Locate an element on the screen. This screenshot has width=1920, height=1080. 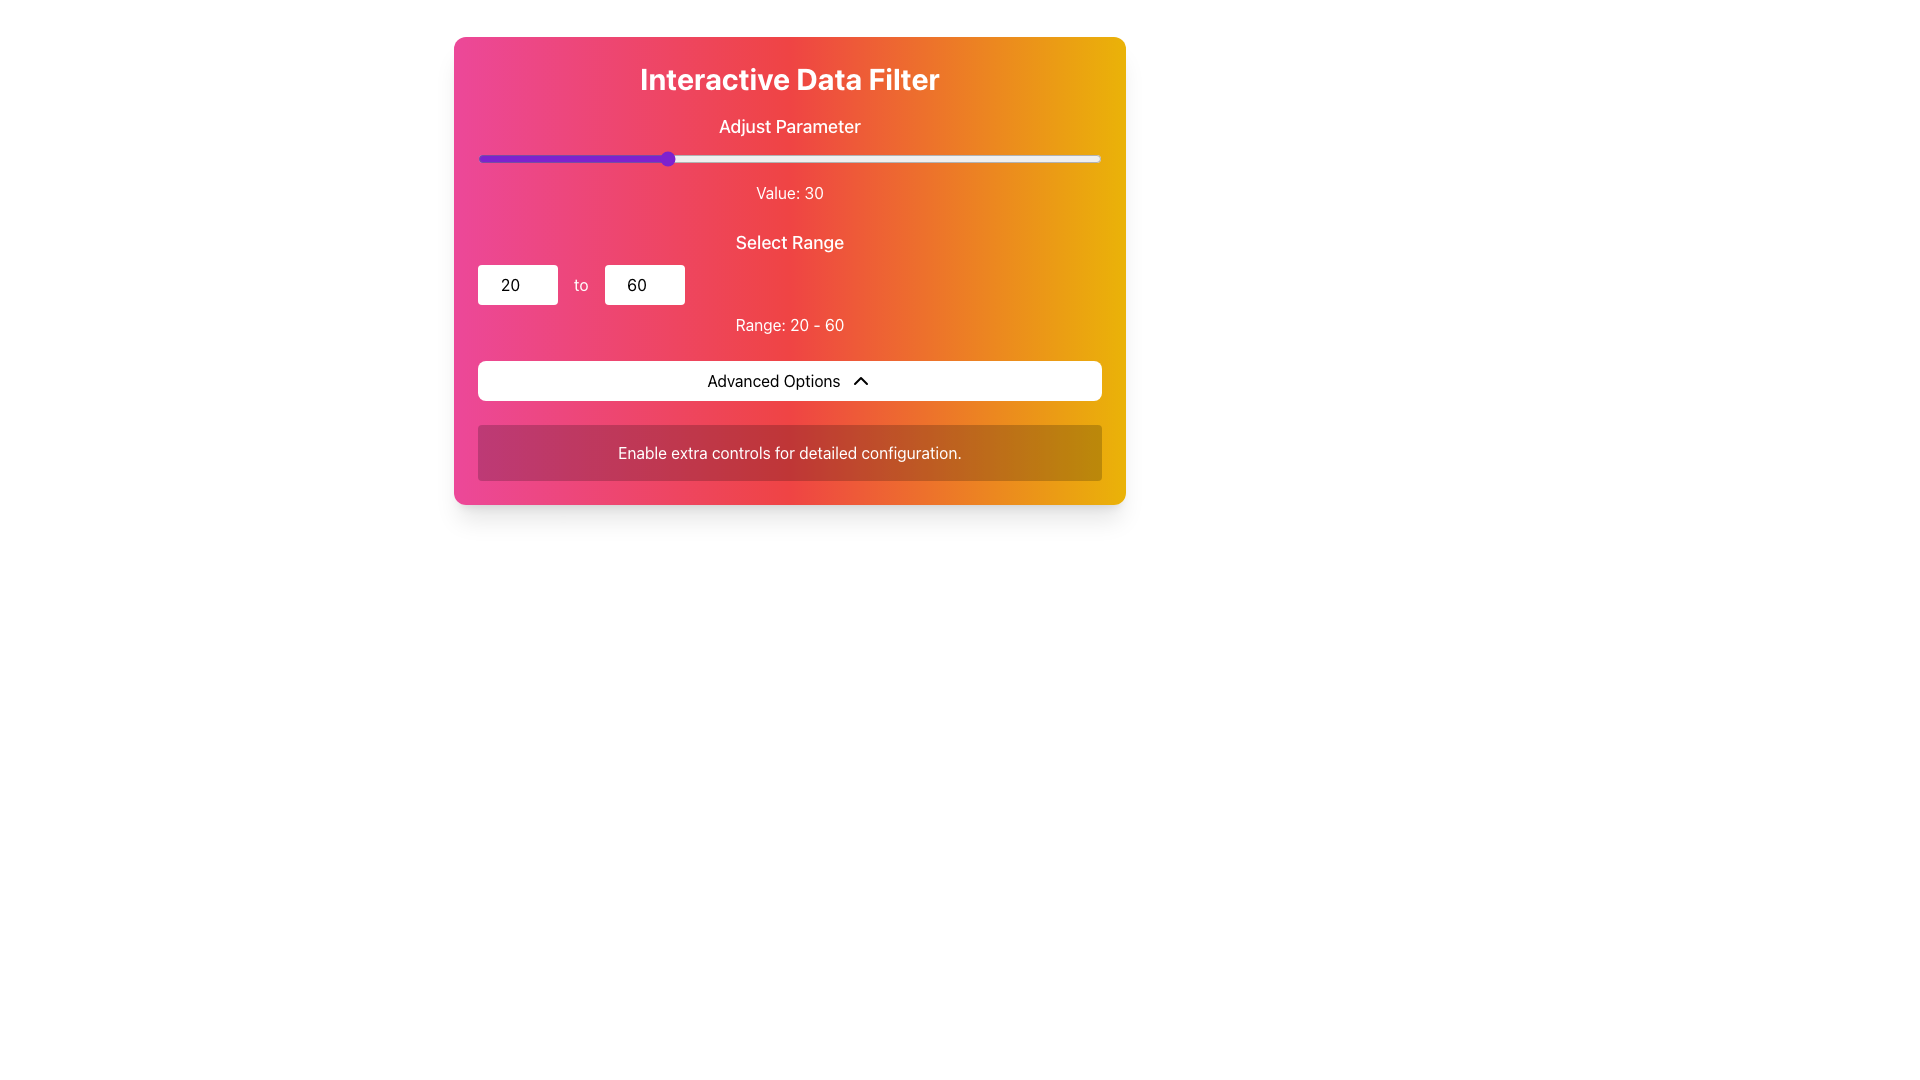
the bold and large-sized text 'Interactive Data Filter' at the top of the gradient panel, which has a pink to yellow background is located at coordinates (789, 77).